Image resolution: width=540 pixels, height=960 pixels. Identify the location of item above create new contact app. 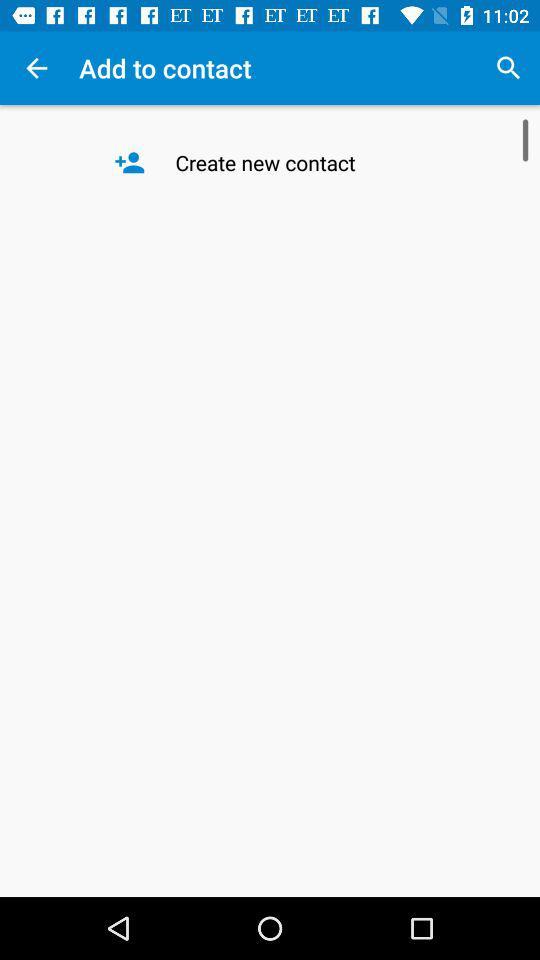
(508, 68).